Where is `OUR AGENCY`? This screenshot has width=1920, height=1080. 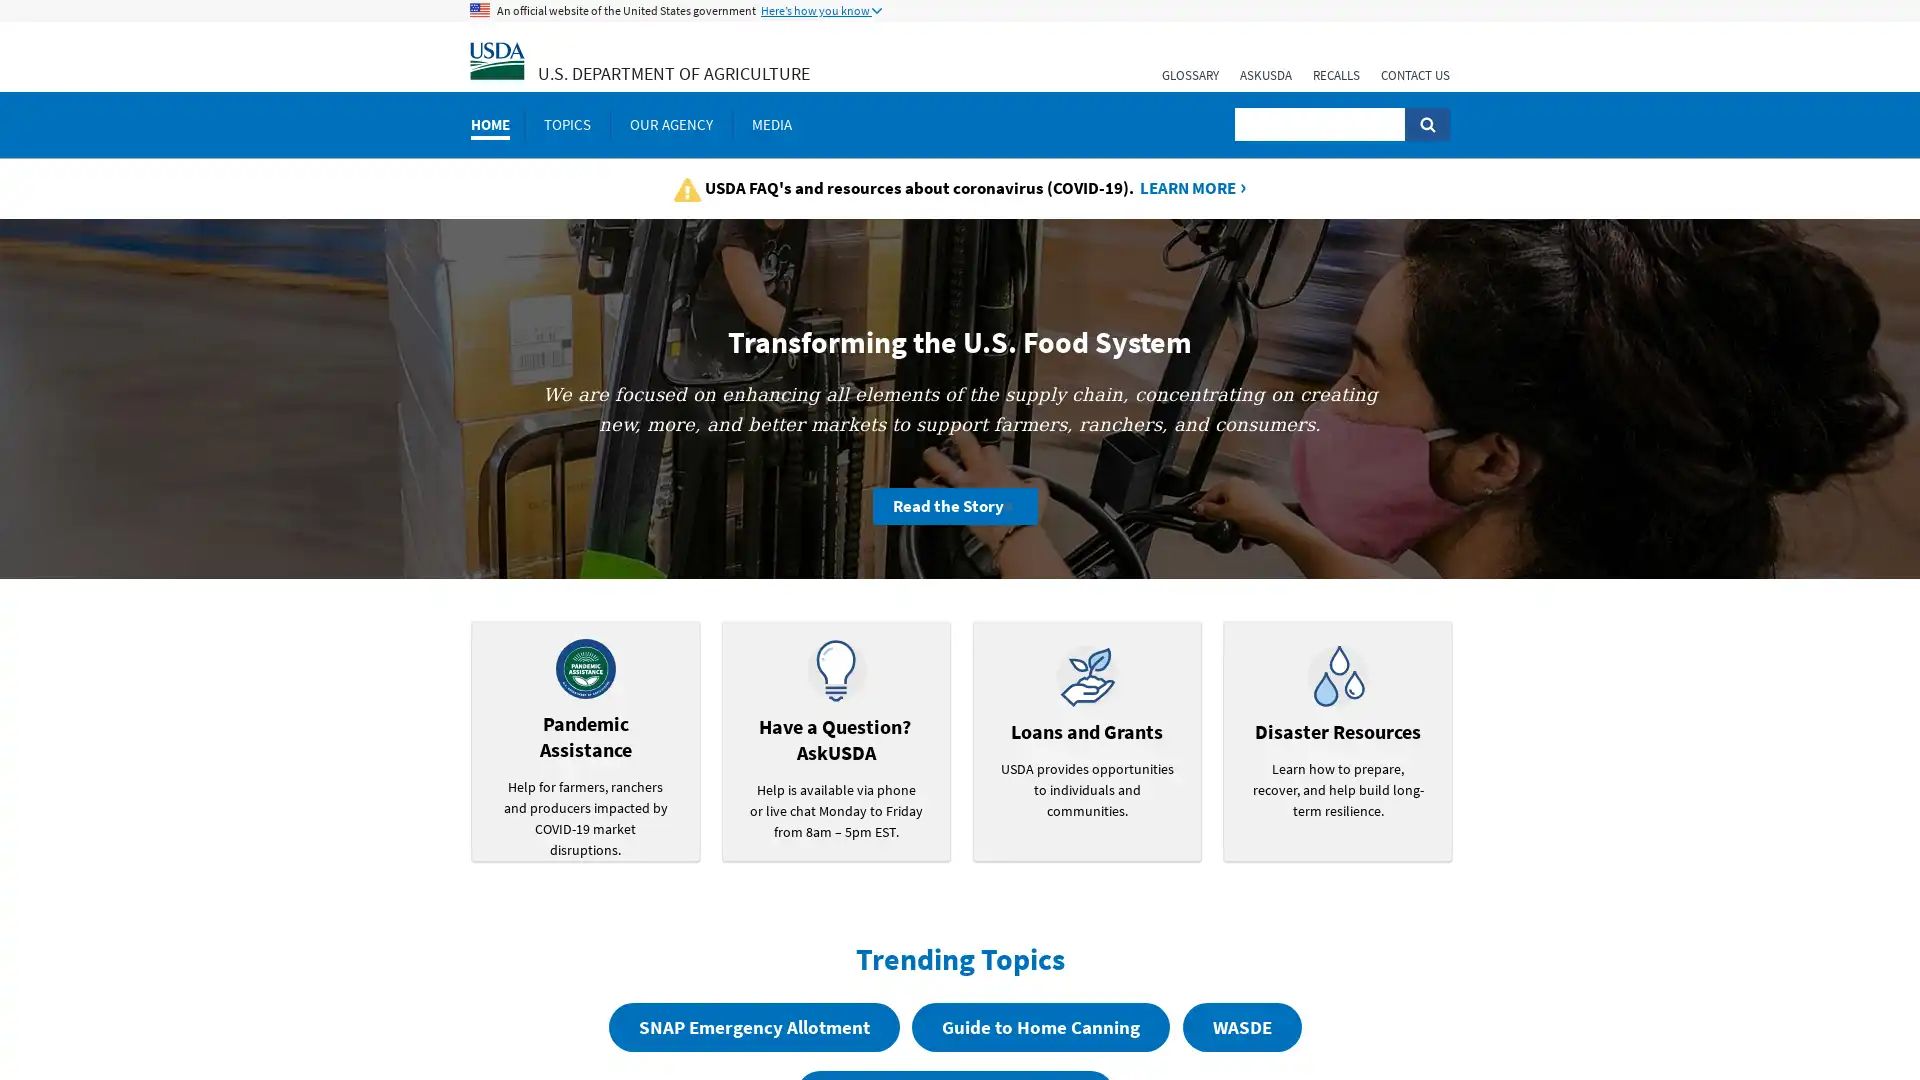
OUR AGENCY is located at coordinates (671, 124).